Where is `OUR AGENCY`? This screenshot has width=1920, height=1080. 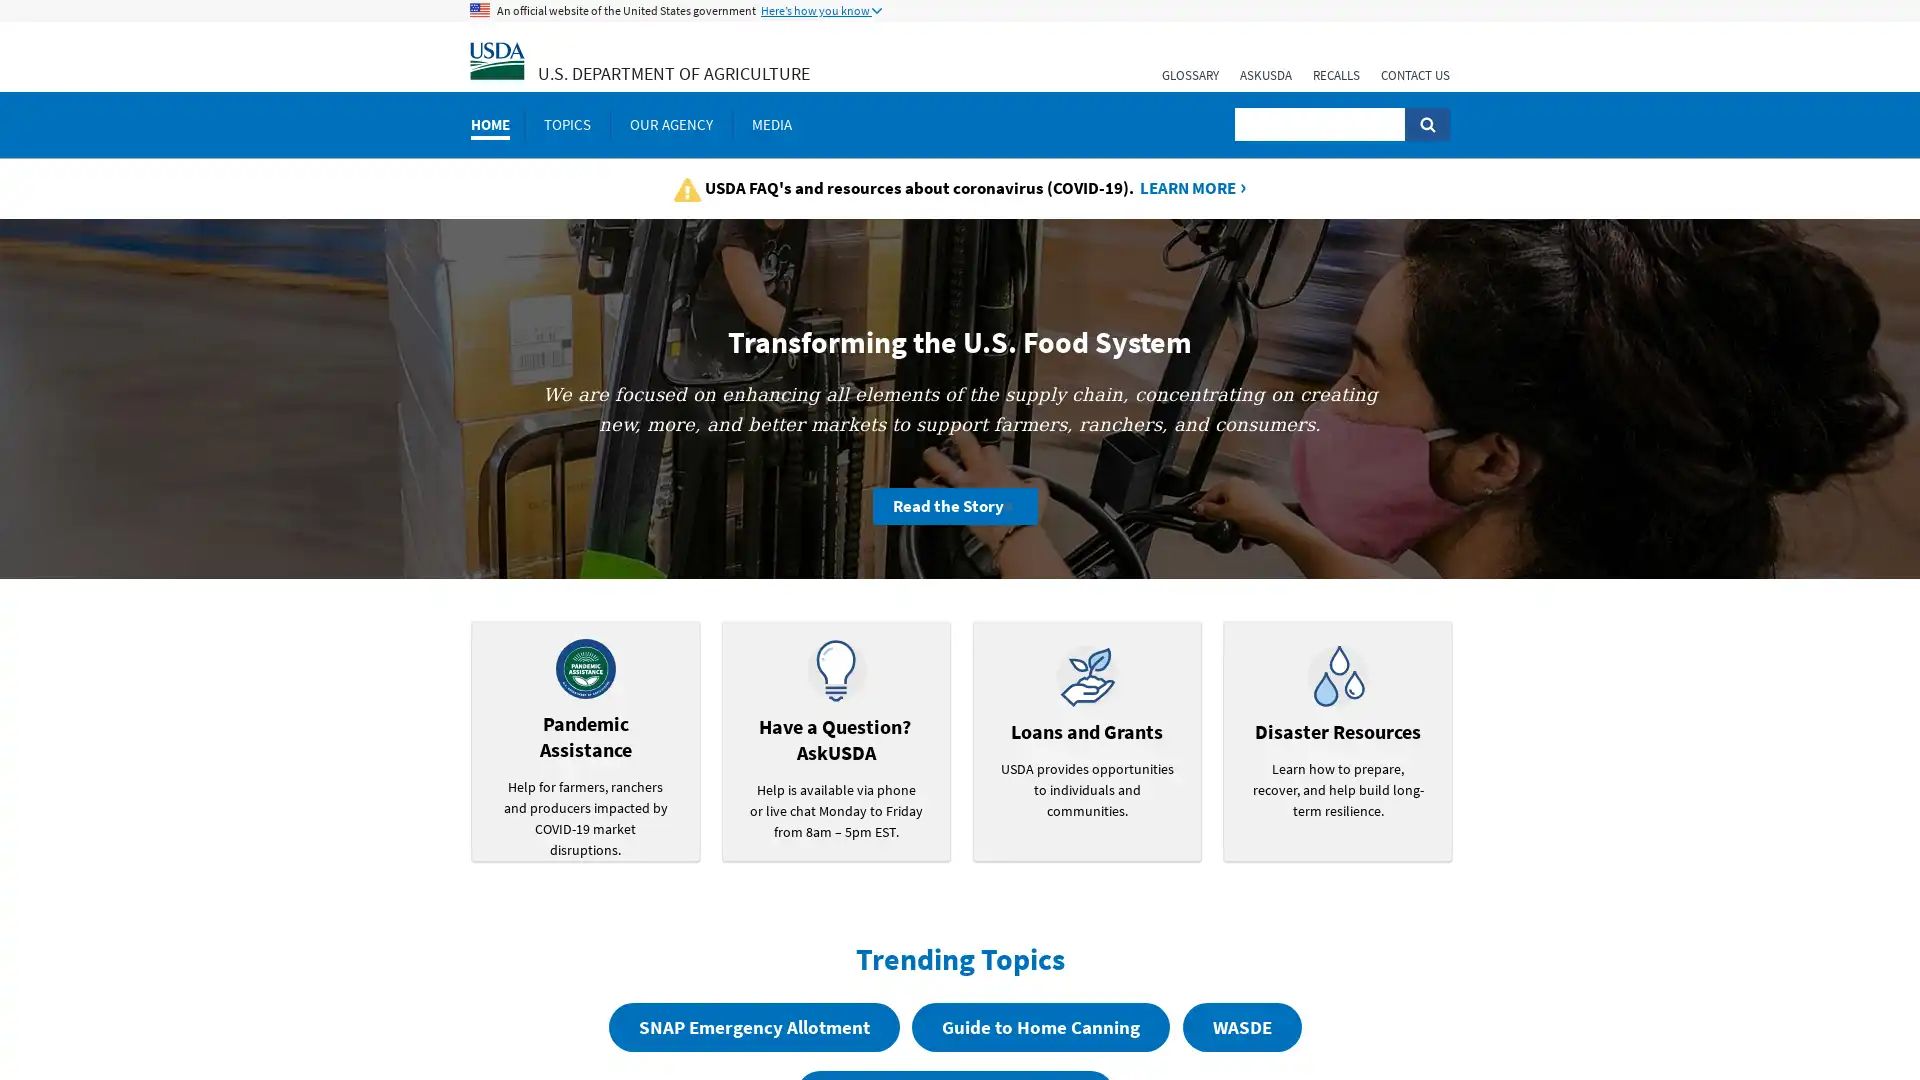
OUR AGENCY is located at coordinates (671, 124).